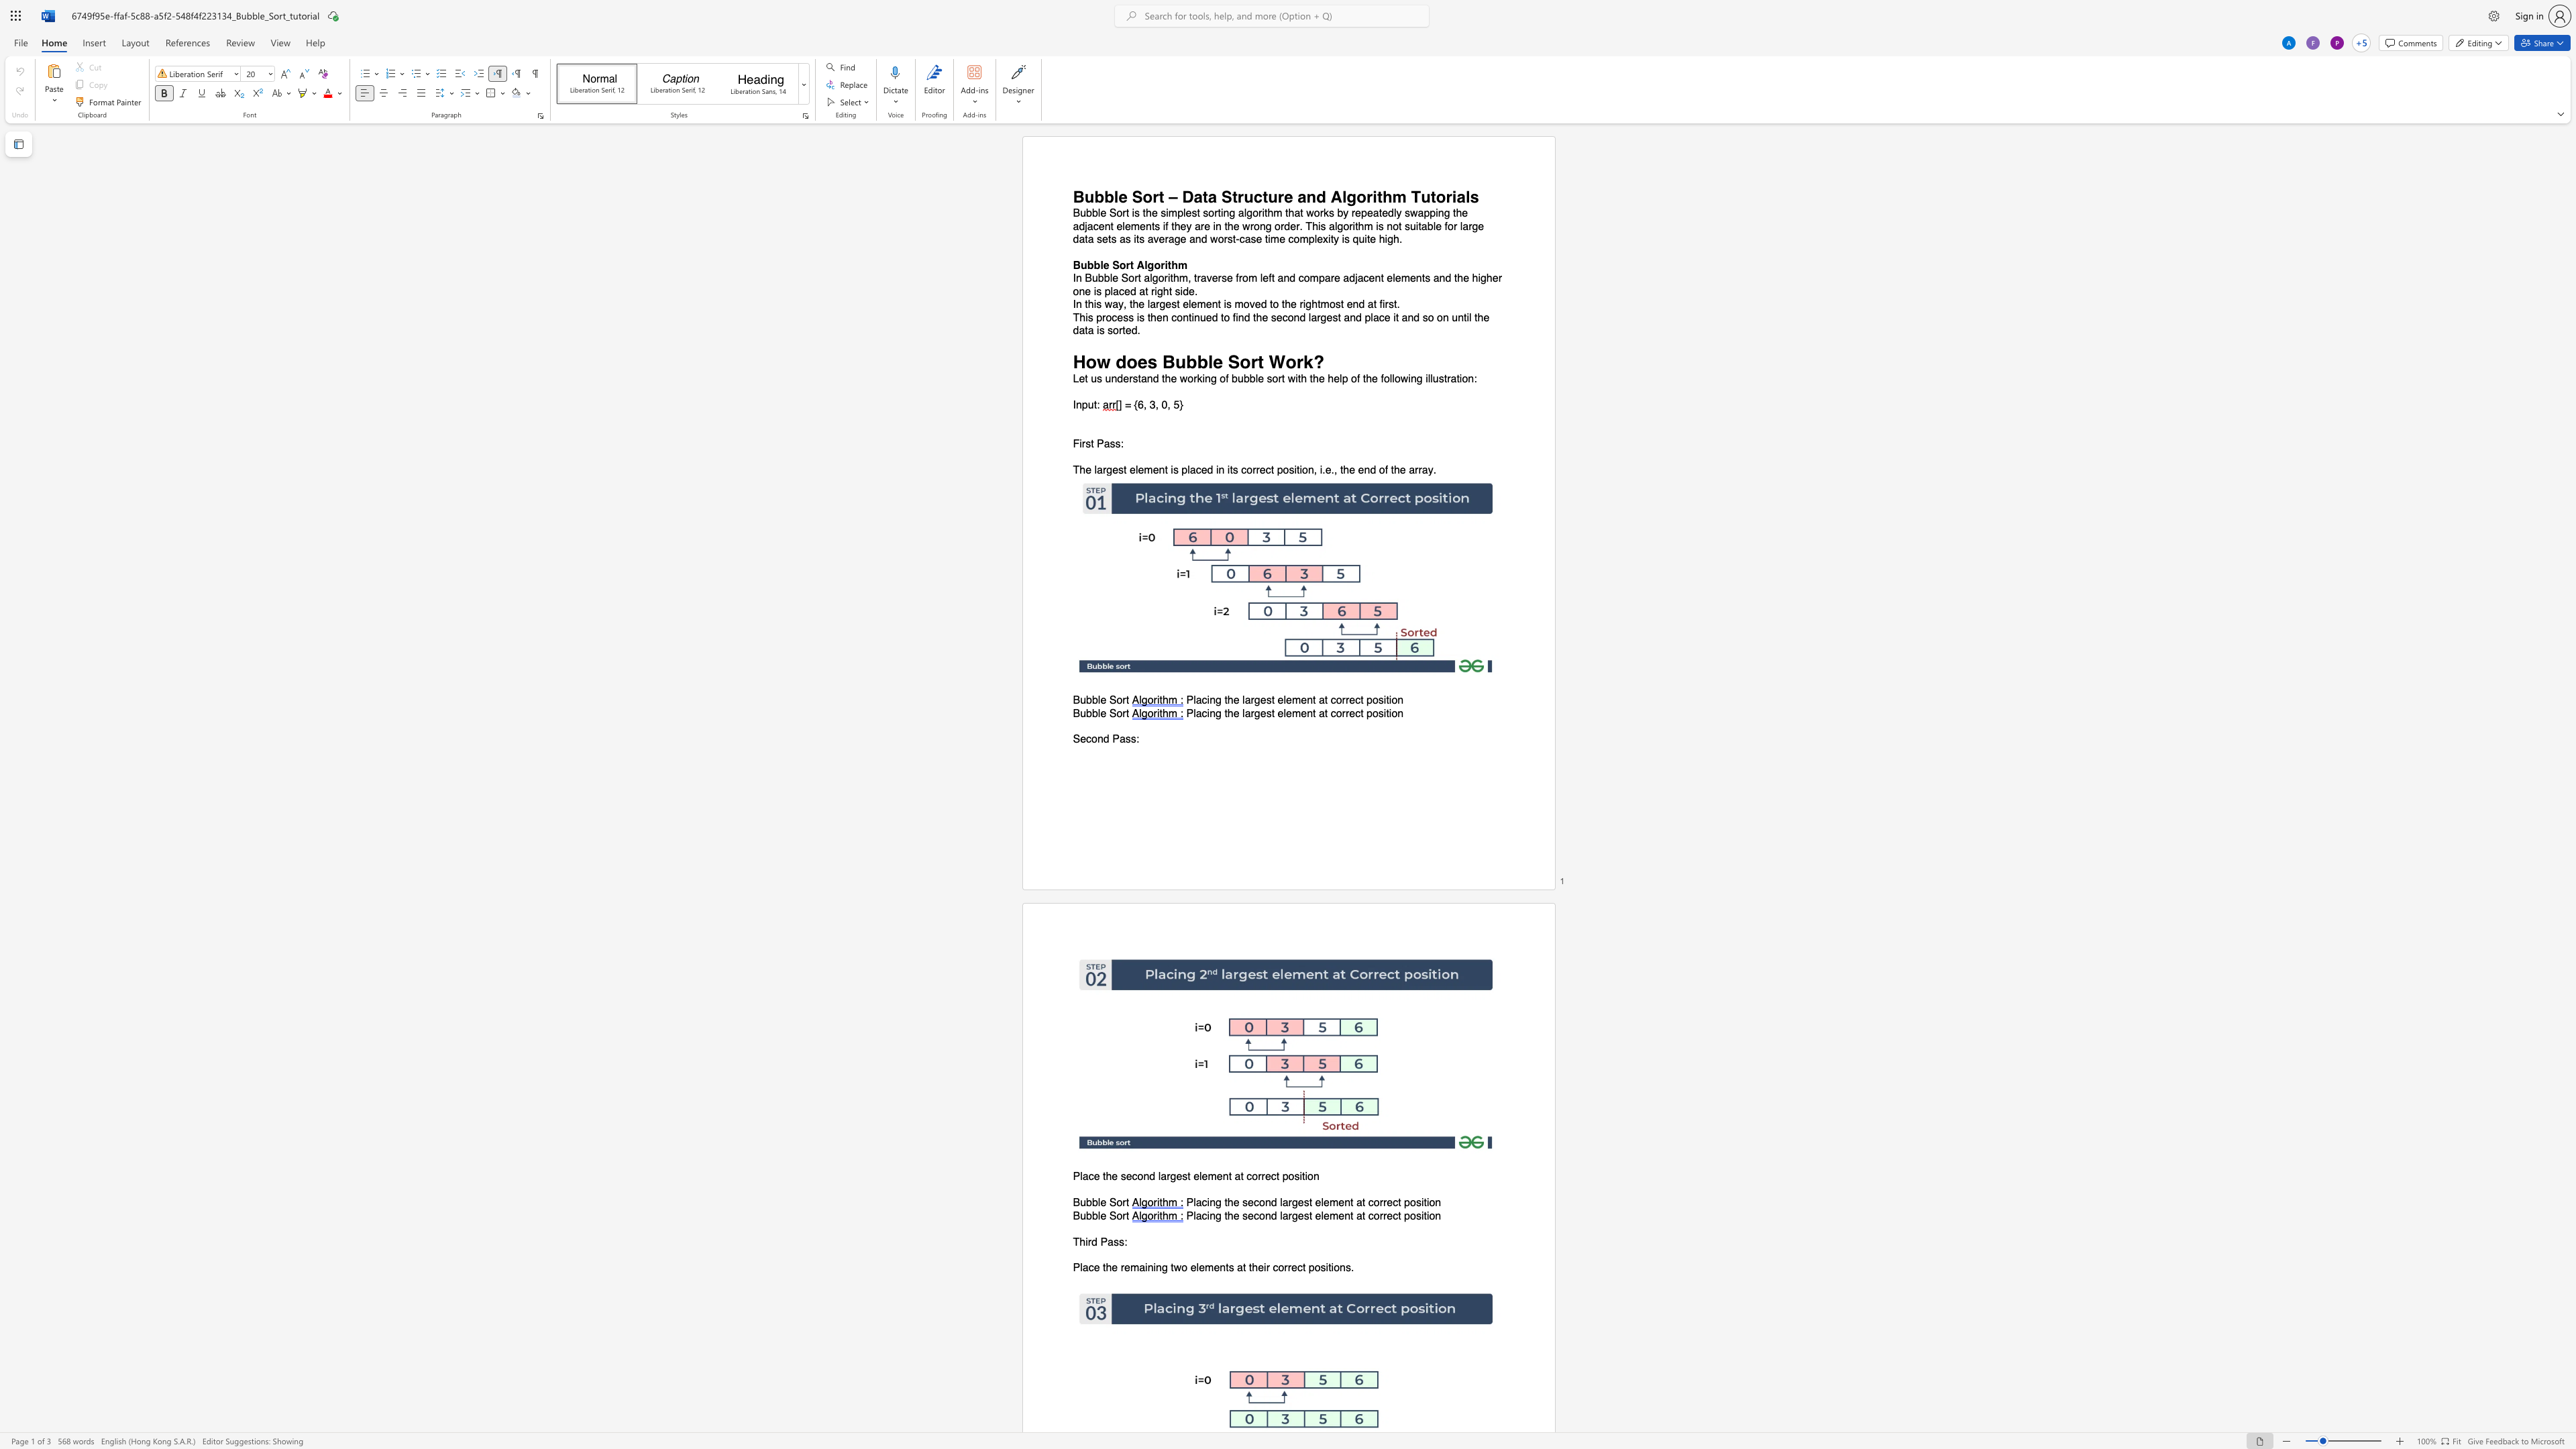 The width and height of the screenshot is (2576, 1449). I want to click on the 2th character "f" in the text, so click(1357, 378).